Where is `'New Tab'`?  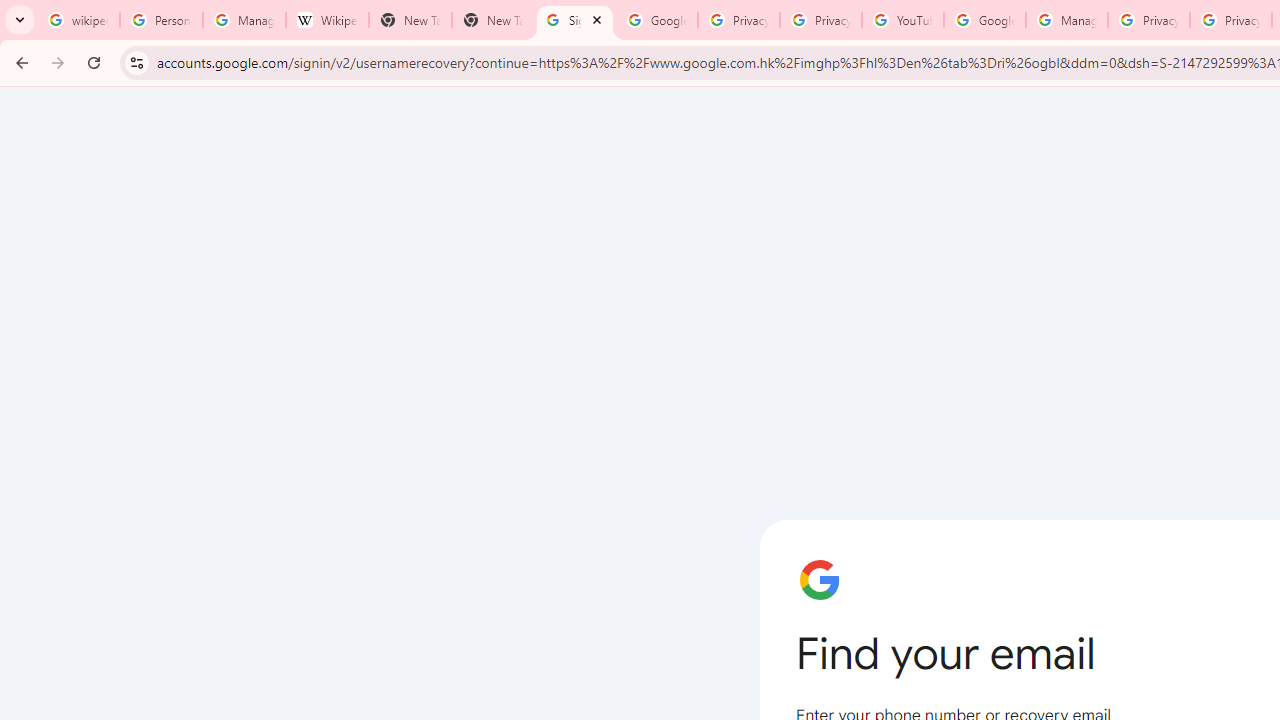
'New Tab' is located at coordinates (409, 20).